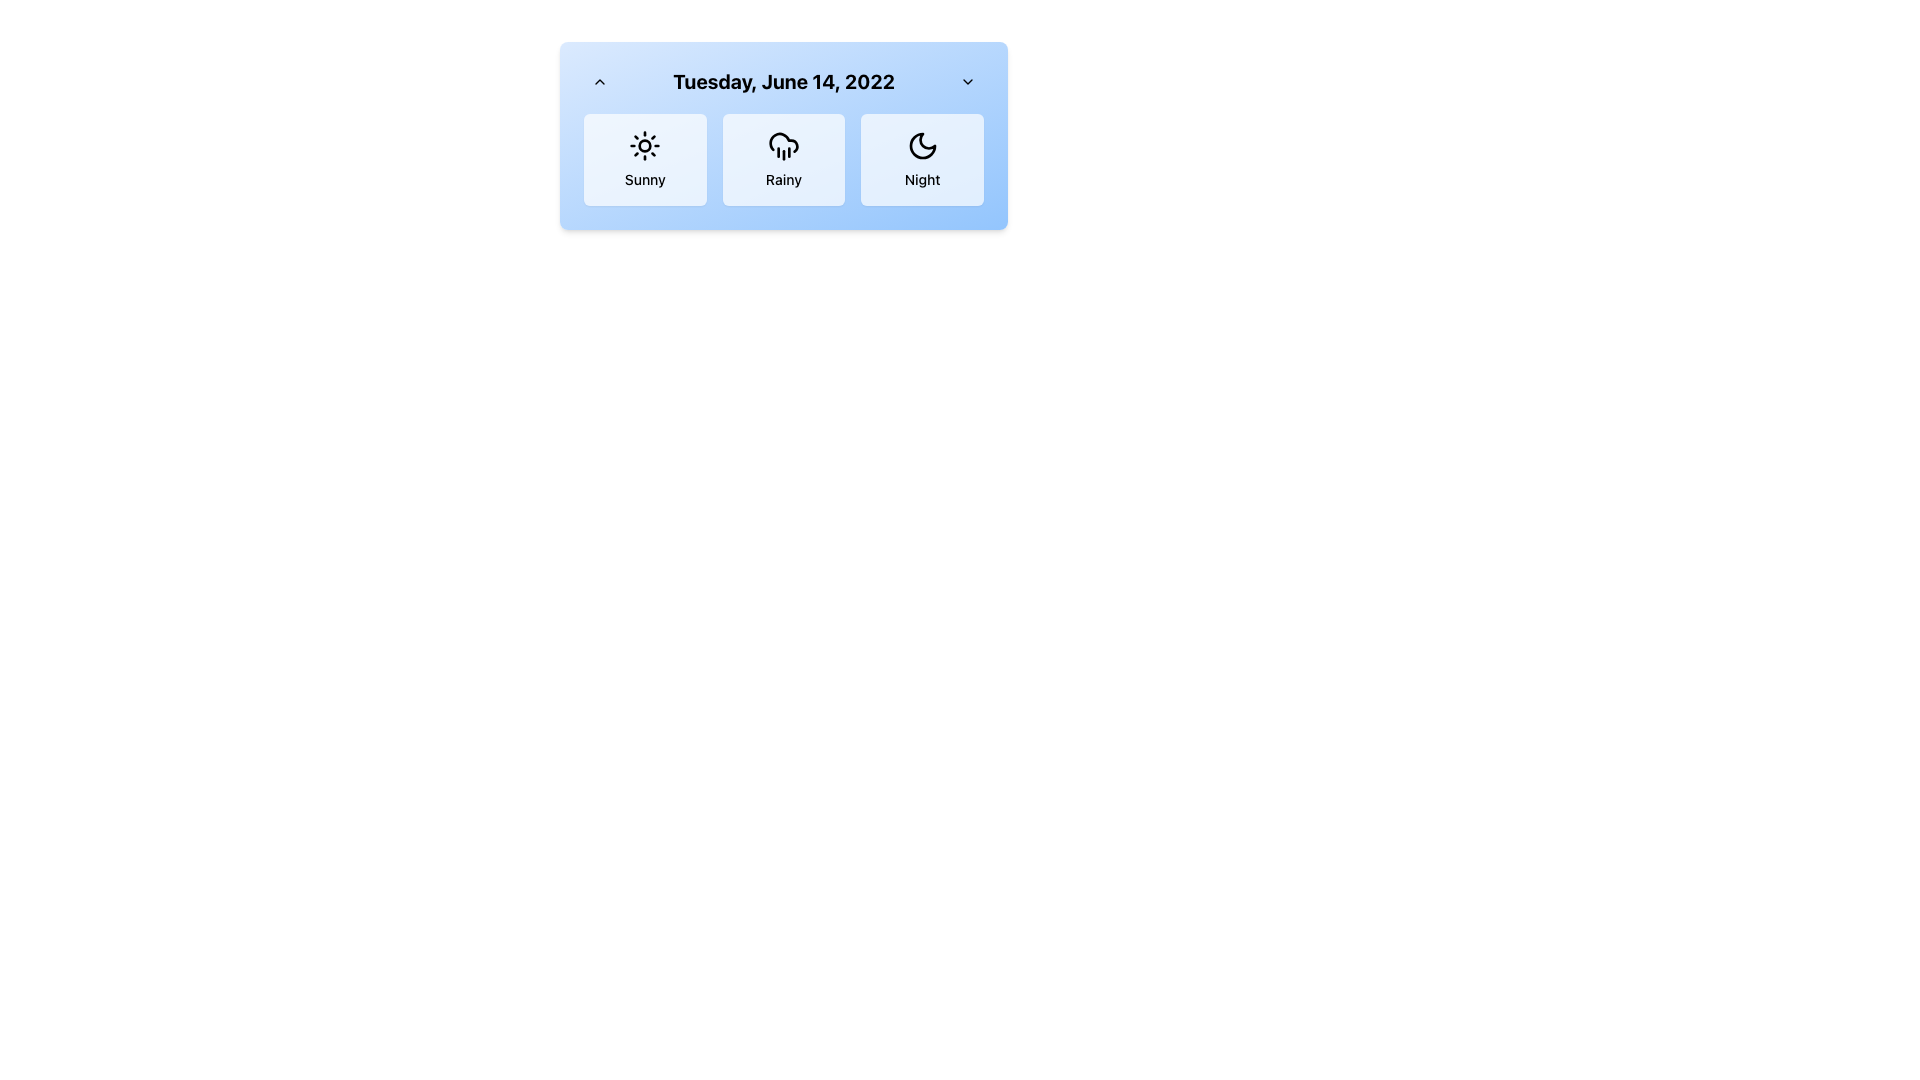 This screenshot has width=1920, height=1080. I want to click on the downward-pointing chevron icon located in the top-right corner of the interface, so click(968, 80).